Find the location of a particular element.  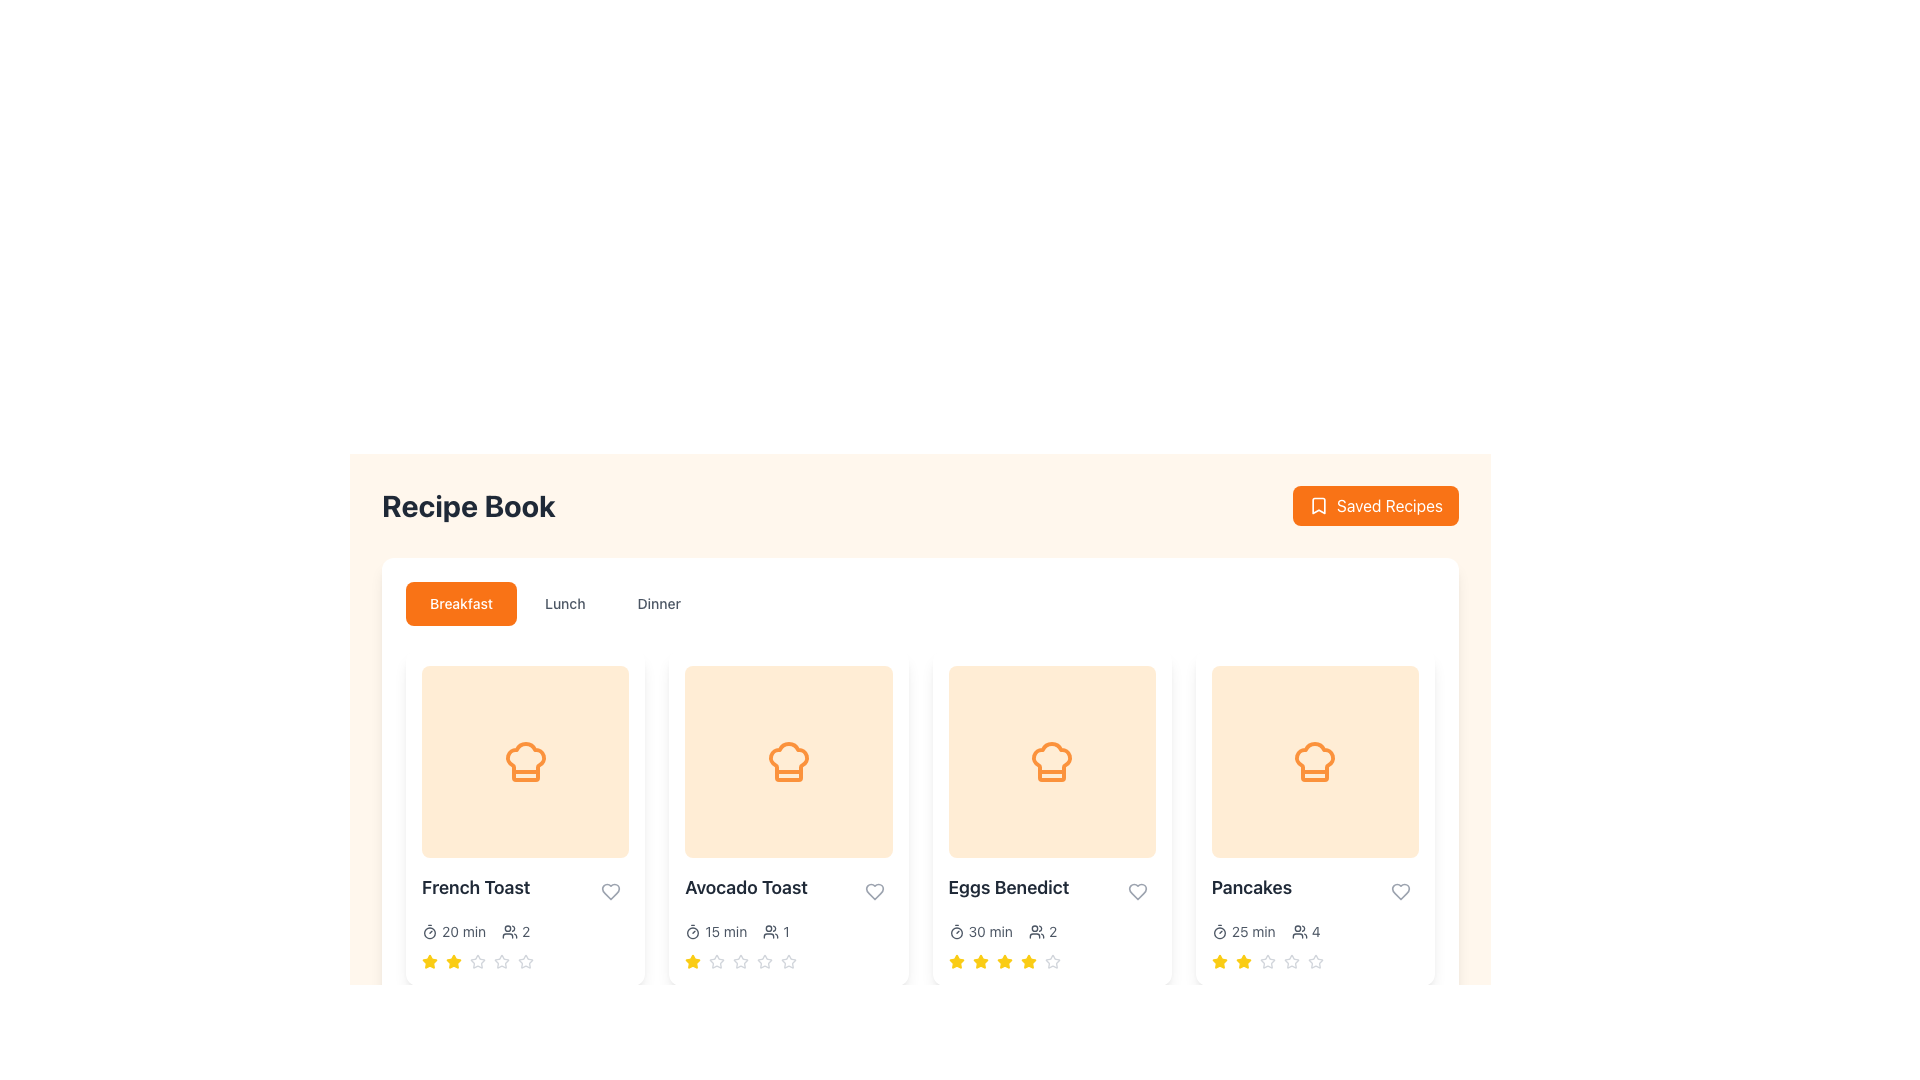

the first star icon in the rating system under the 'French Toast' recipe card is located at coordinates (453, 960).